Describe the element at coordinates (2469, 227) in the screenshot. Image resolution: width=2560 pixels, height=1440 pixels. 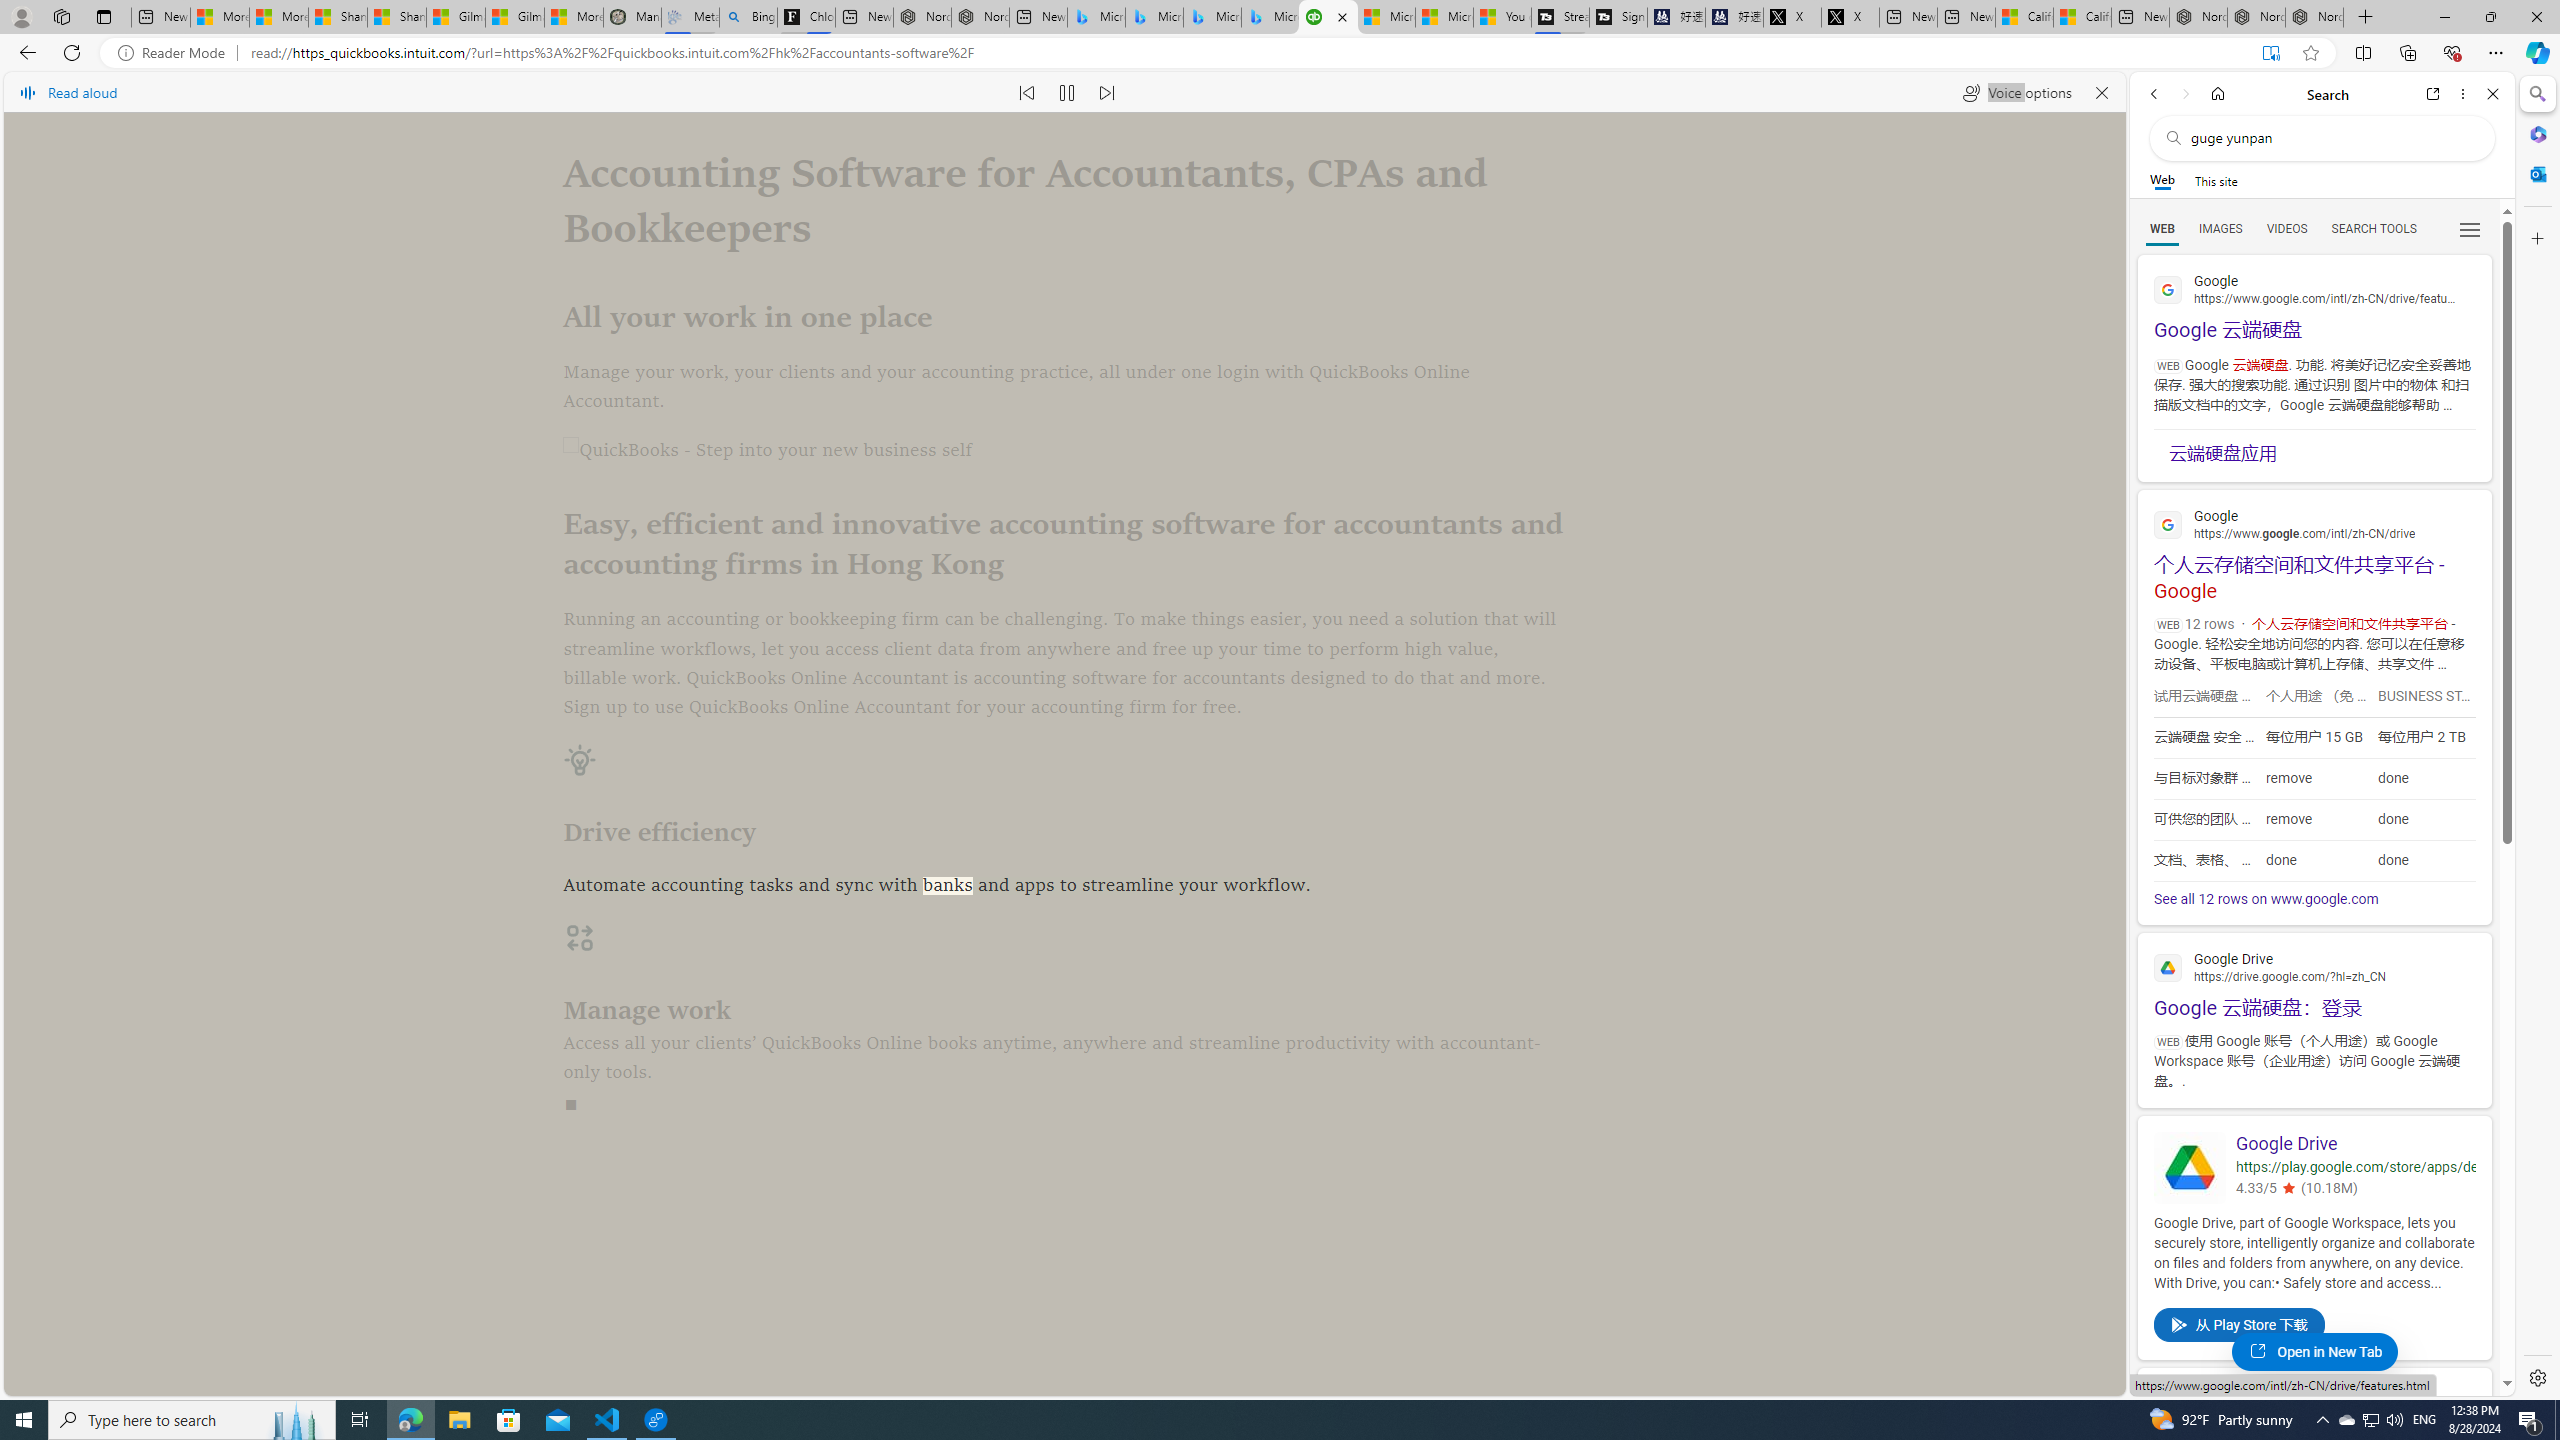
I see `'Preferences'` at that location.